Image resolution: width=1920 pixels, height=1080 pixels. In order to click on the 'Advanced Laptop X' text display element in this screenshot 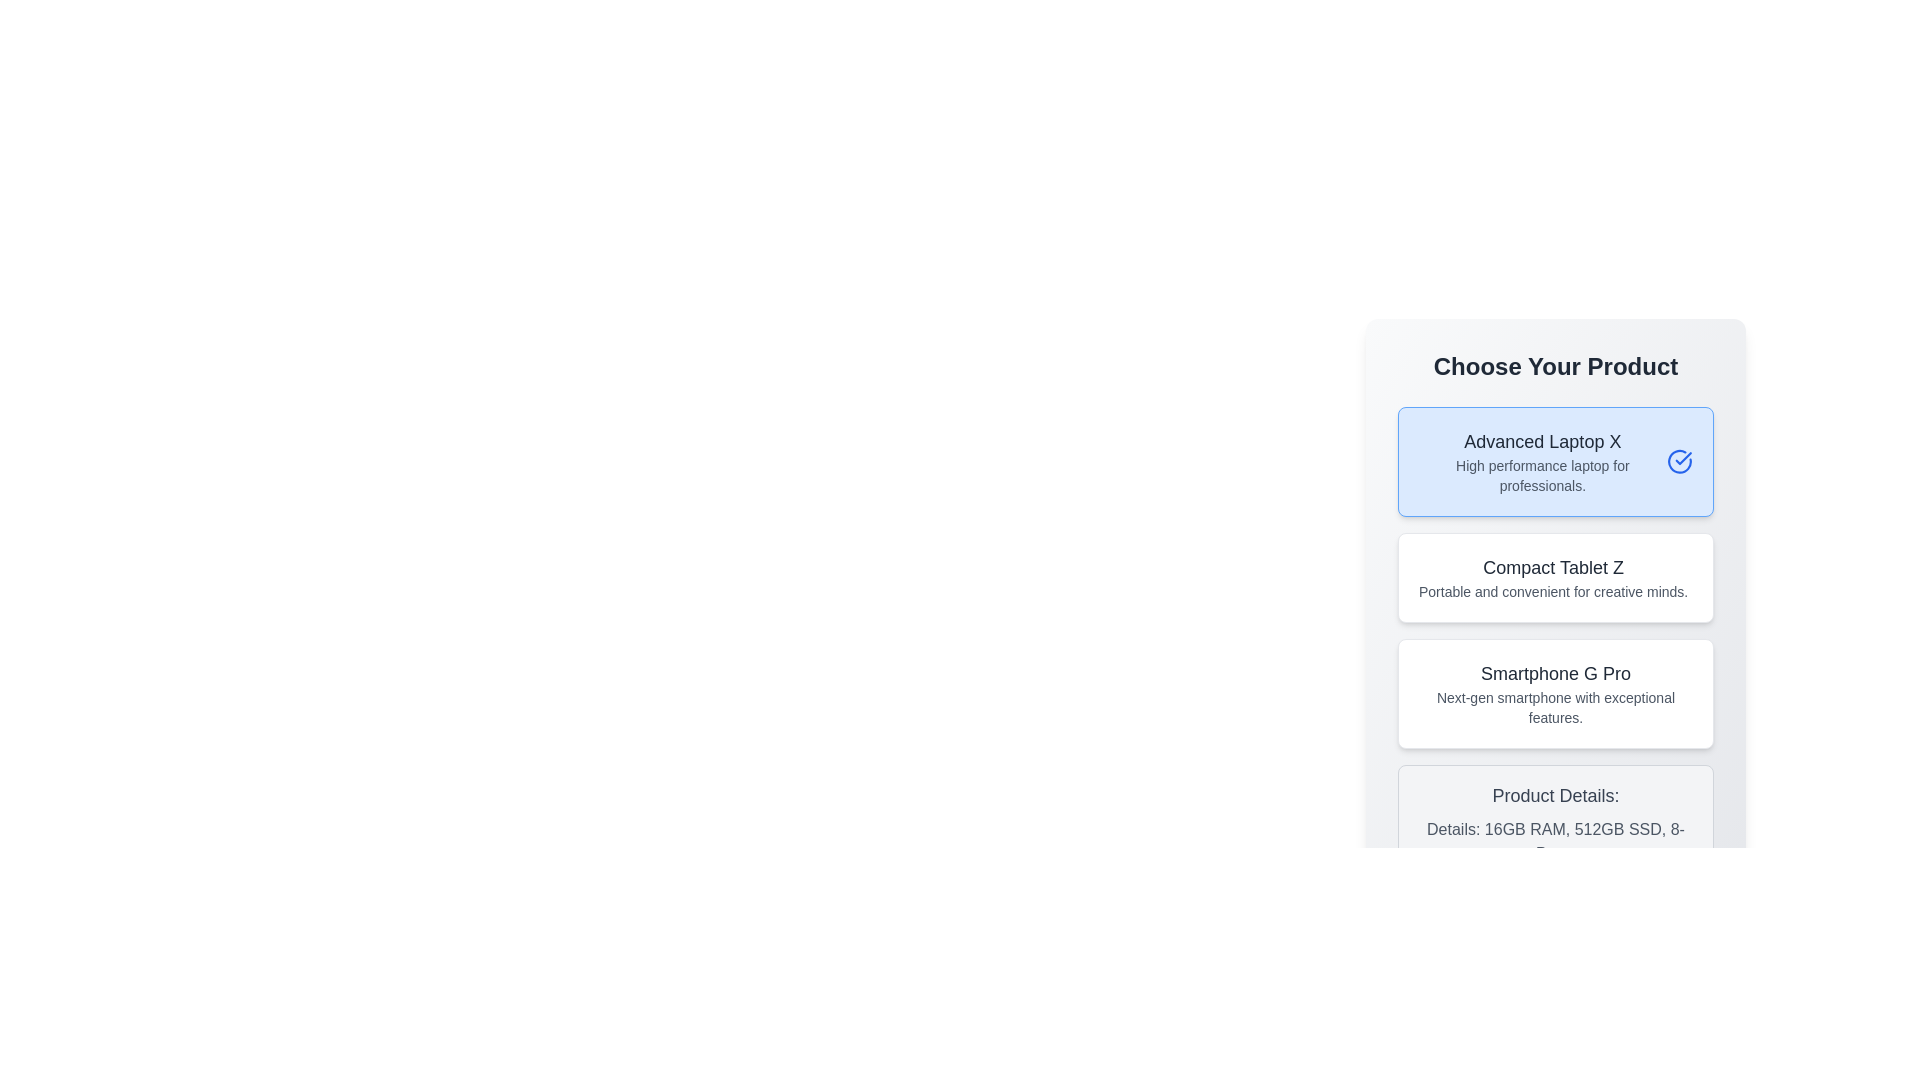, I will do `click(1541, 462)`.